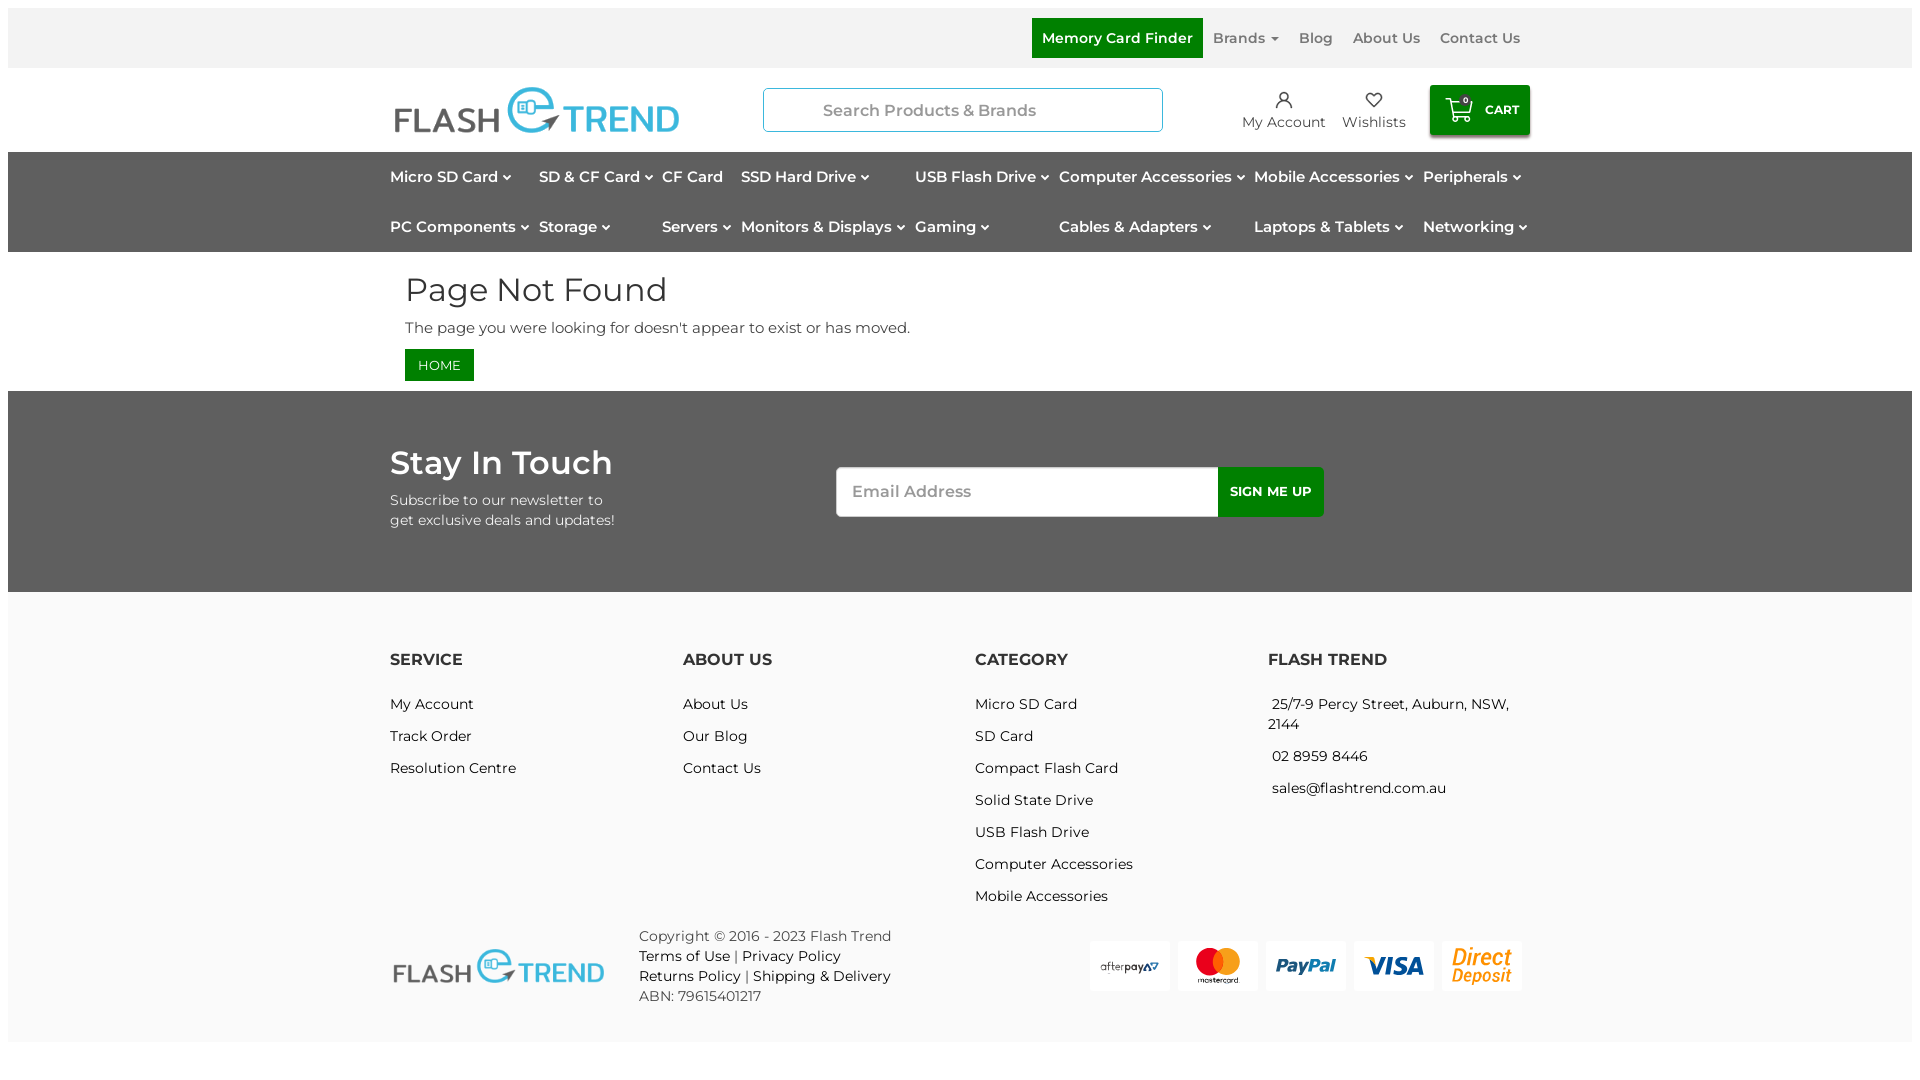 Image resolution: width=1920 pixels, height=1080 pixels. I want to click on 'Computer Accessories', so click(1153, 176).